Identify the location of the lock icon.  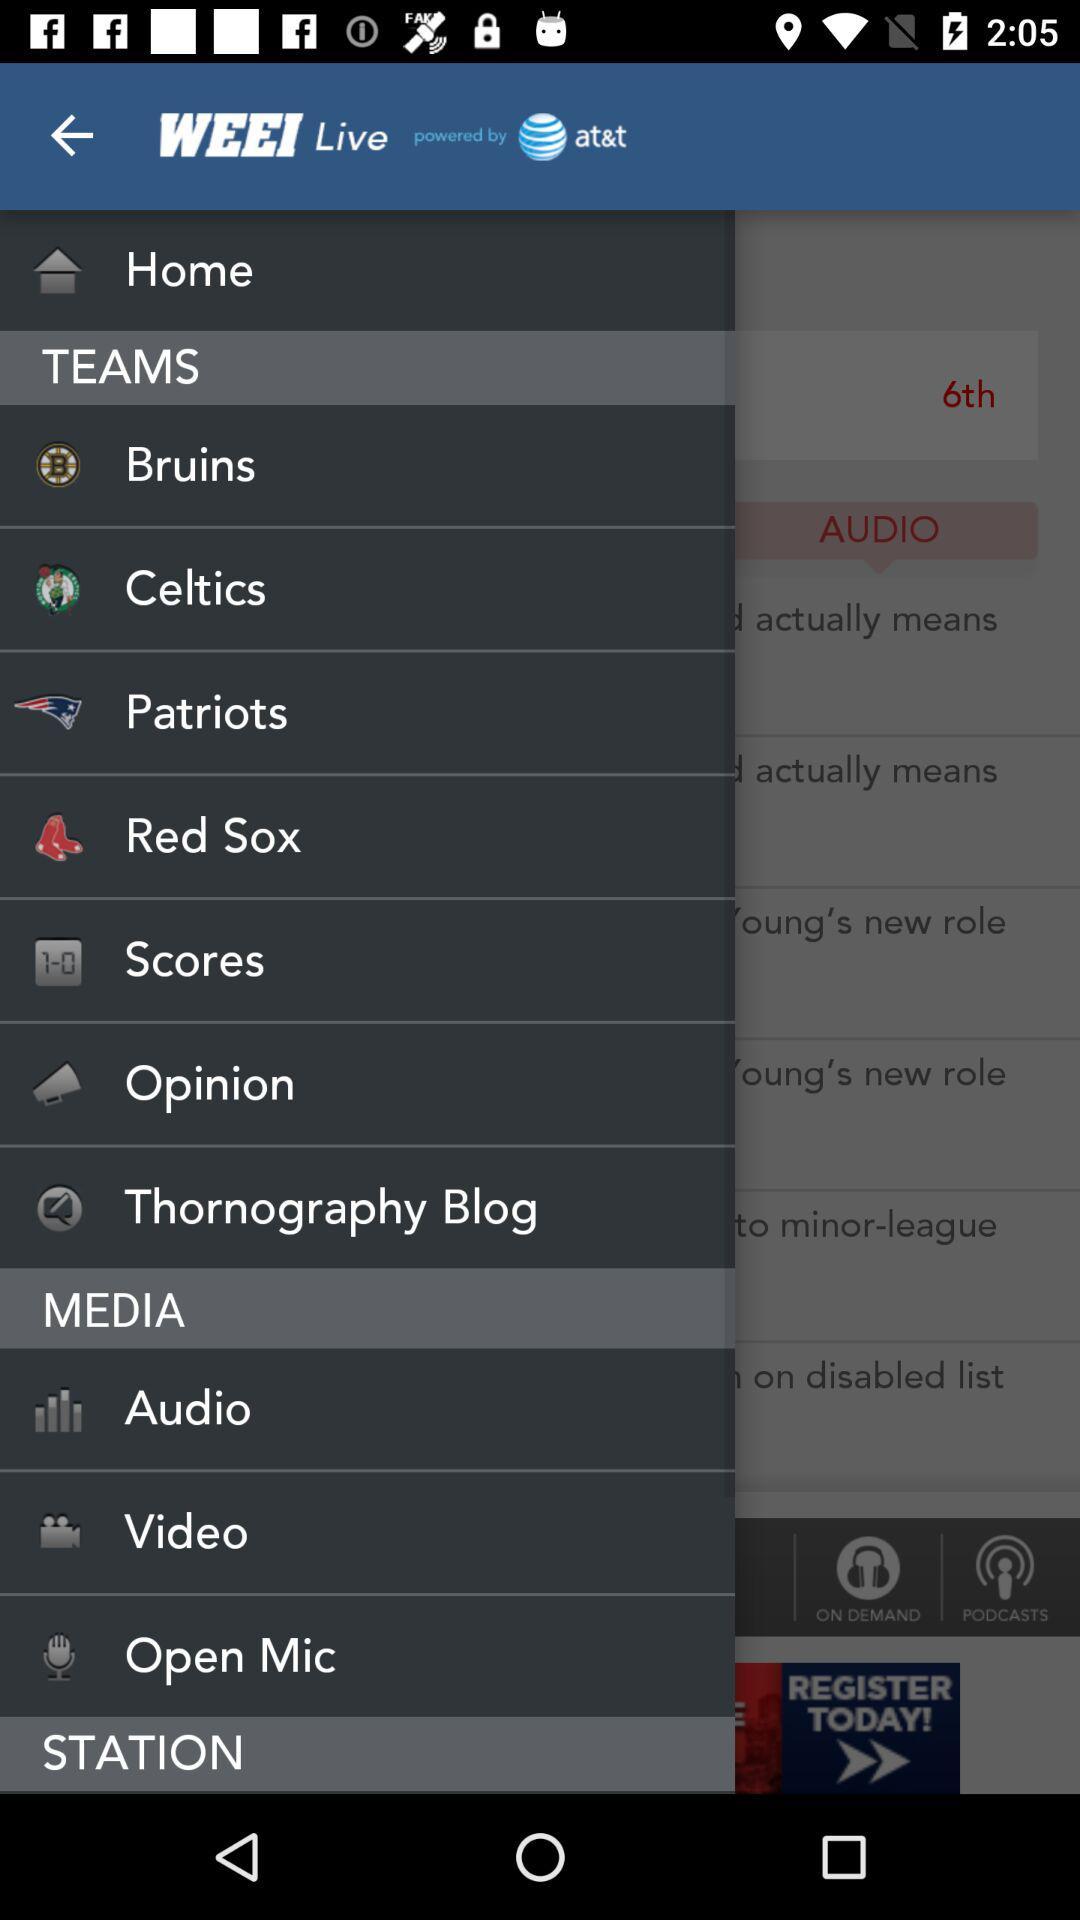
(866, 1576).